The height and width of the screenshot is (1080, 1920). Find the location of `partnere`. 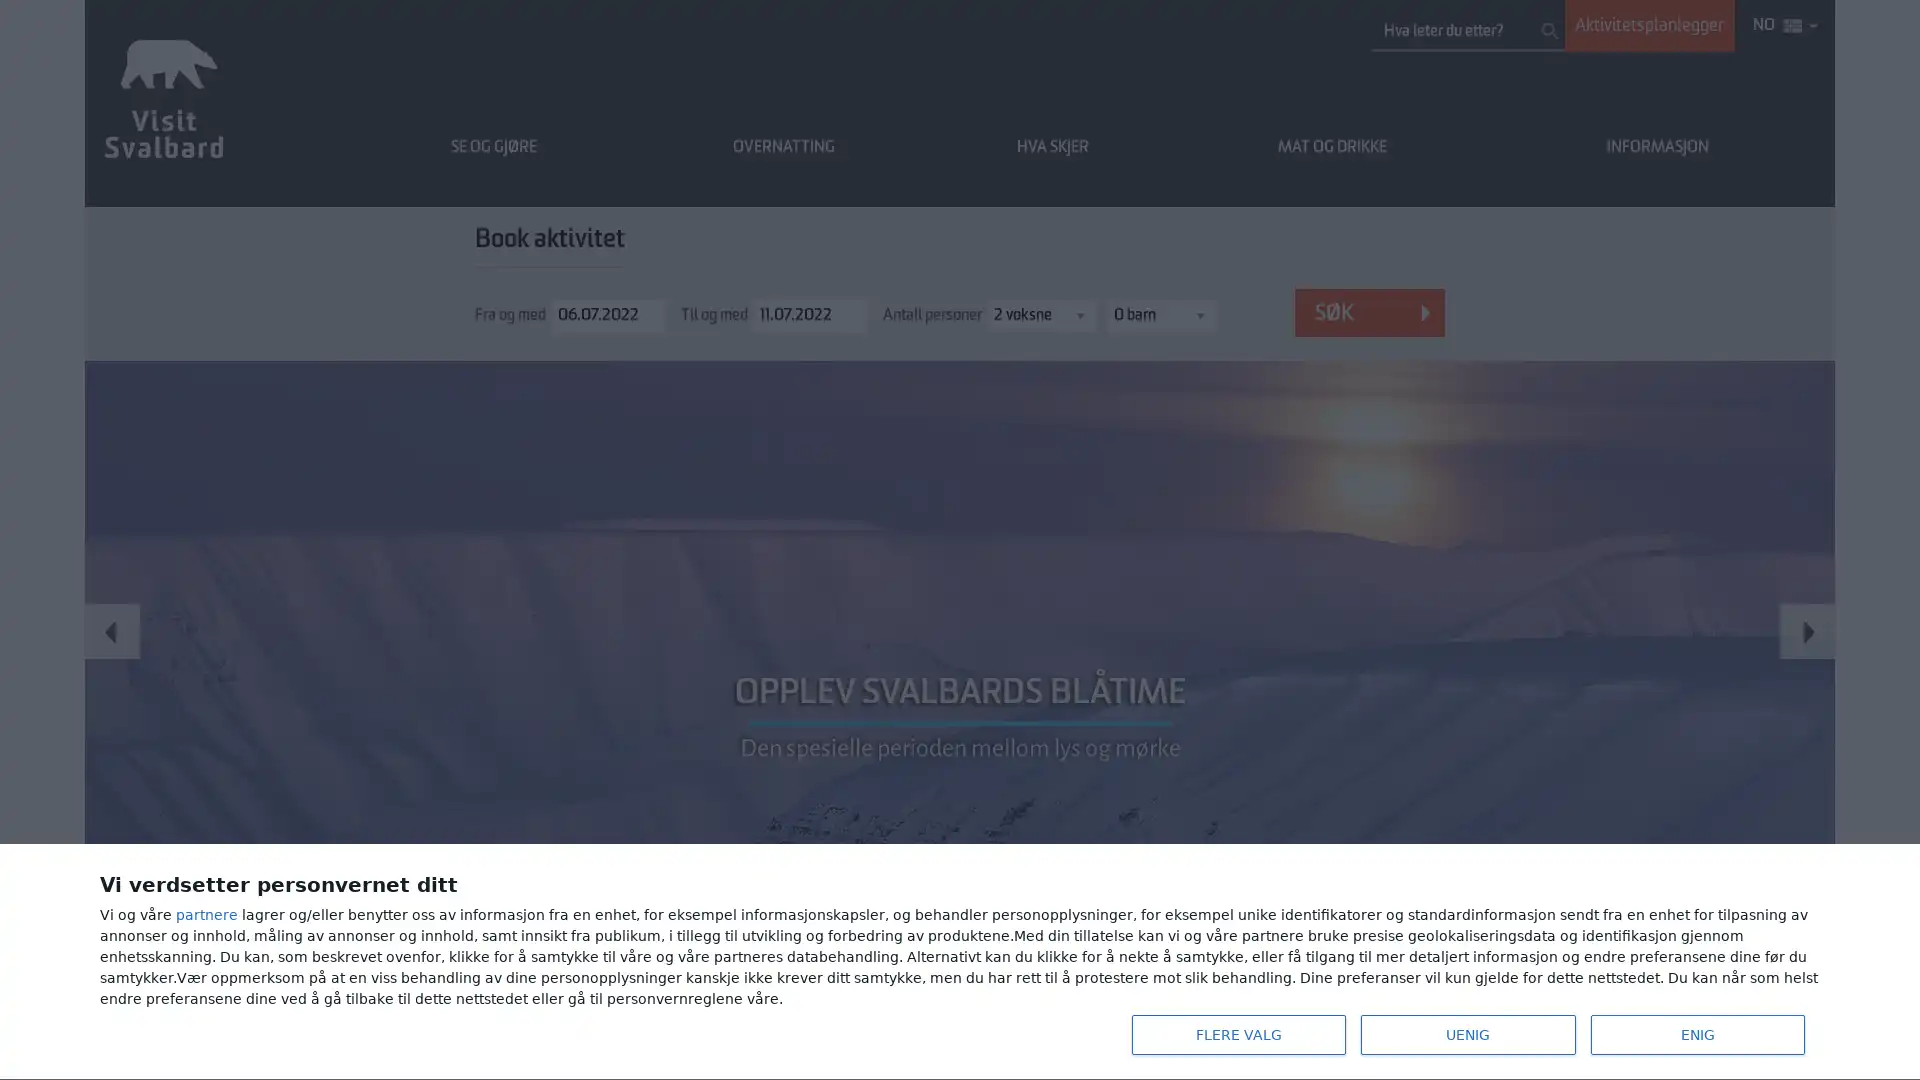

partnere is located at coordinates (206, 914).